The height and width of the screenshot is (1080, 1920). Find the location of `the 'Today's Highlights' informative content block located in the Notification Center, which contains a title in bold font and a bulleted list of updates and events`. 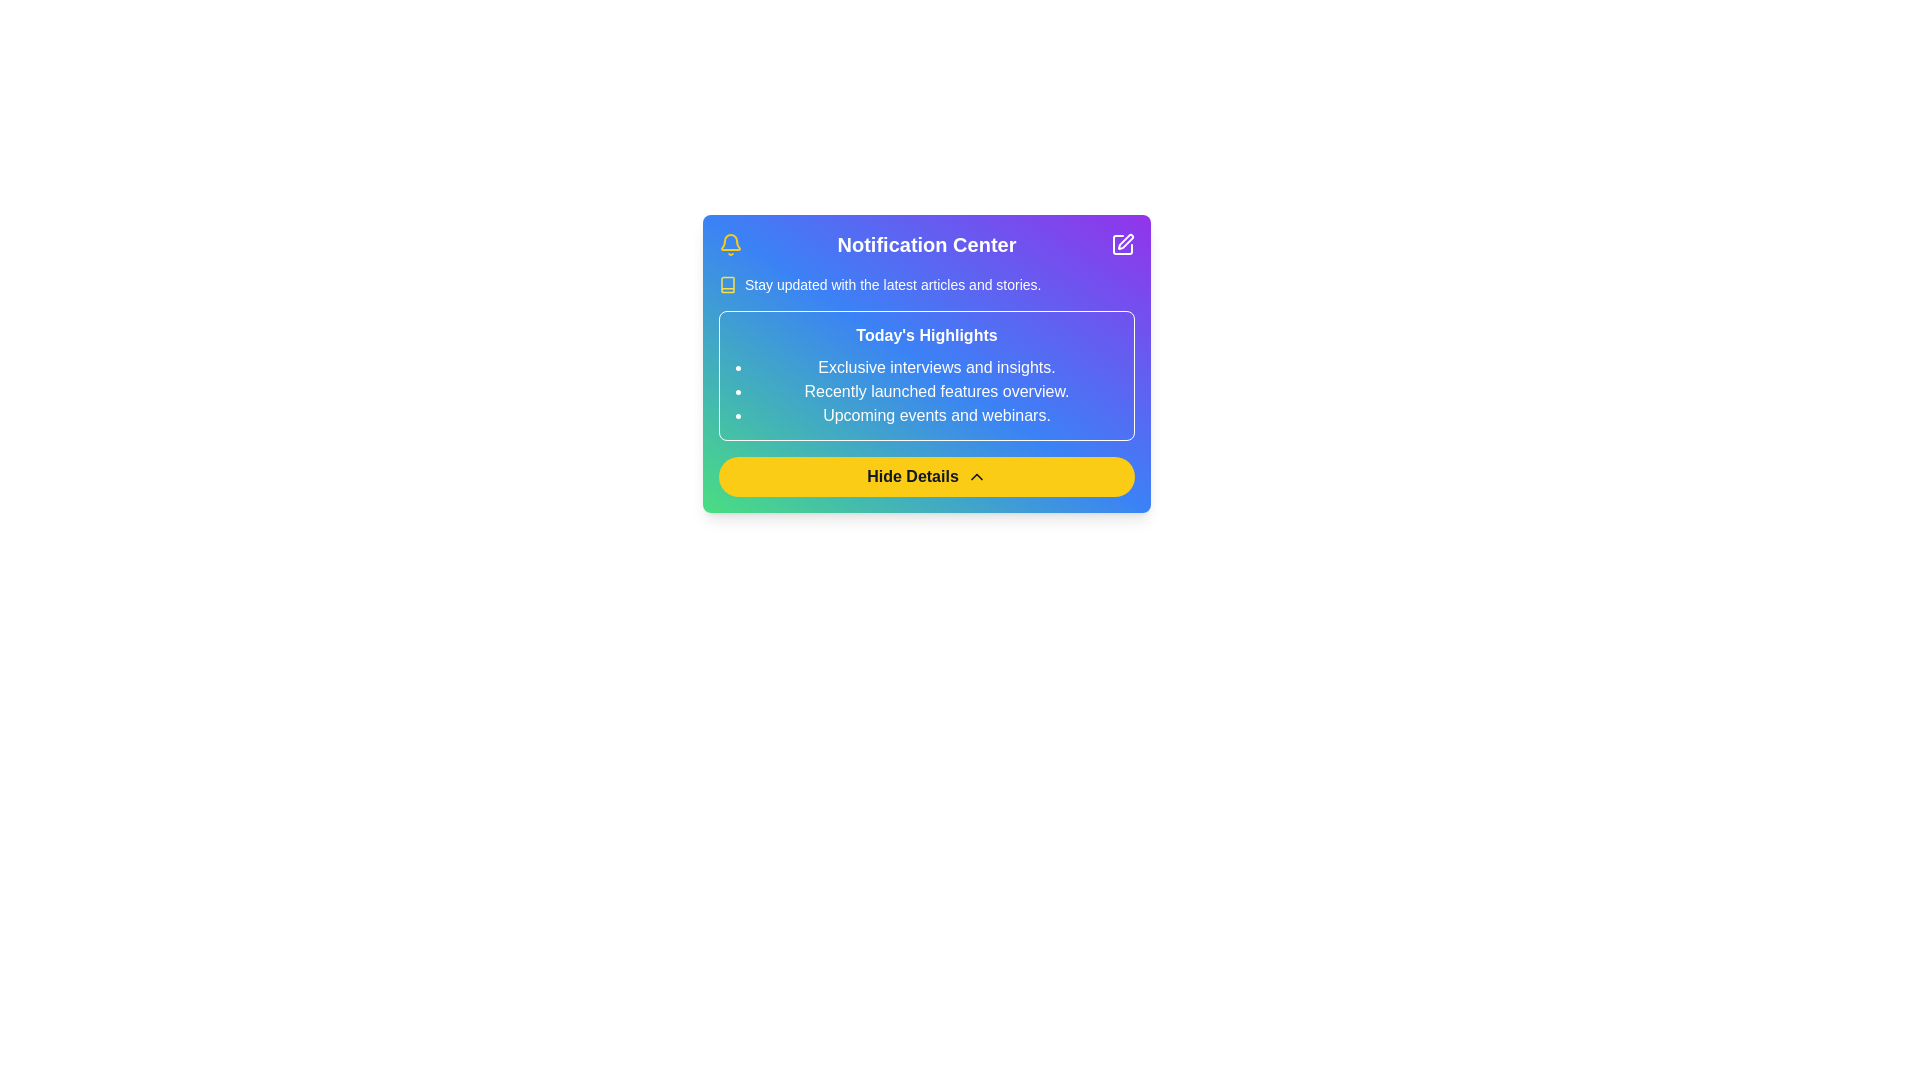

the 'Today's Highlights' informative content block located in the Notification Center, which contains a title in bold font and a bulleted list of updates and events is located at coordinates (925, 357).